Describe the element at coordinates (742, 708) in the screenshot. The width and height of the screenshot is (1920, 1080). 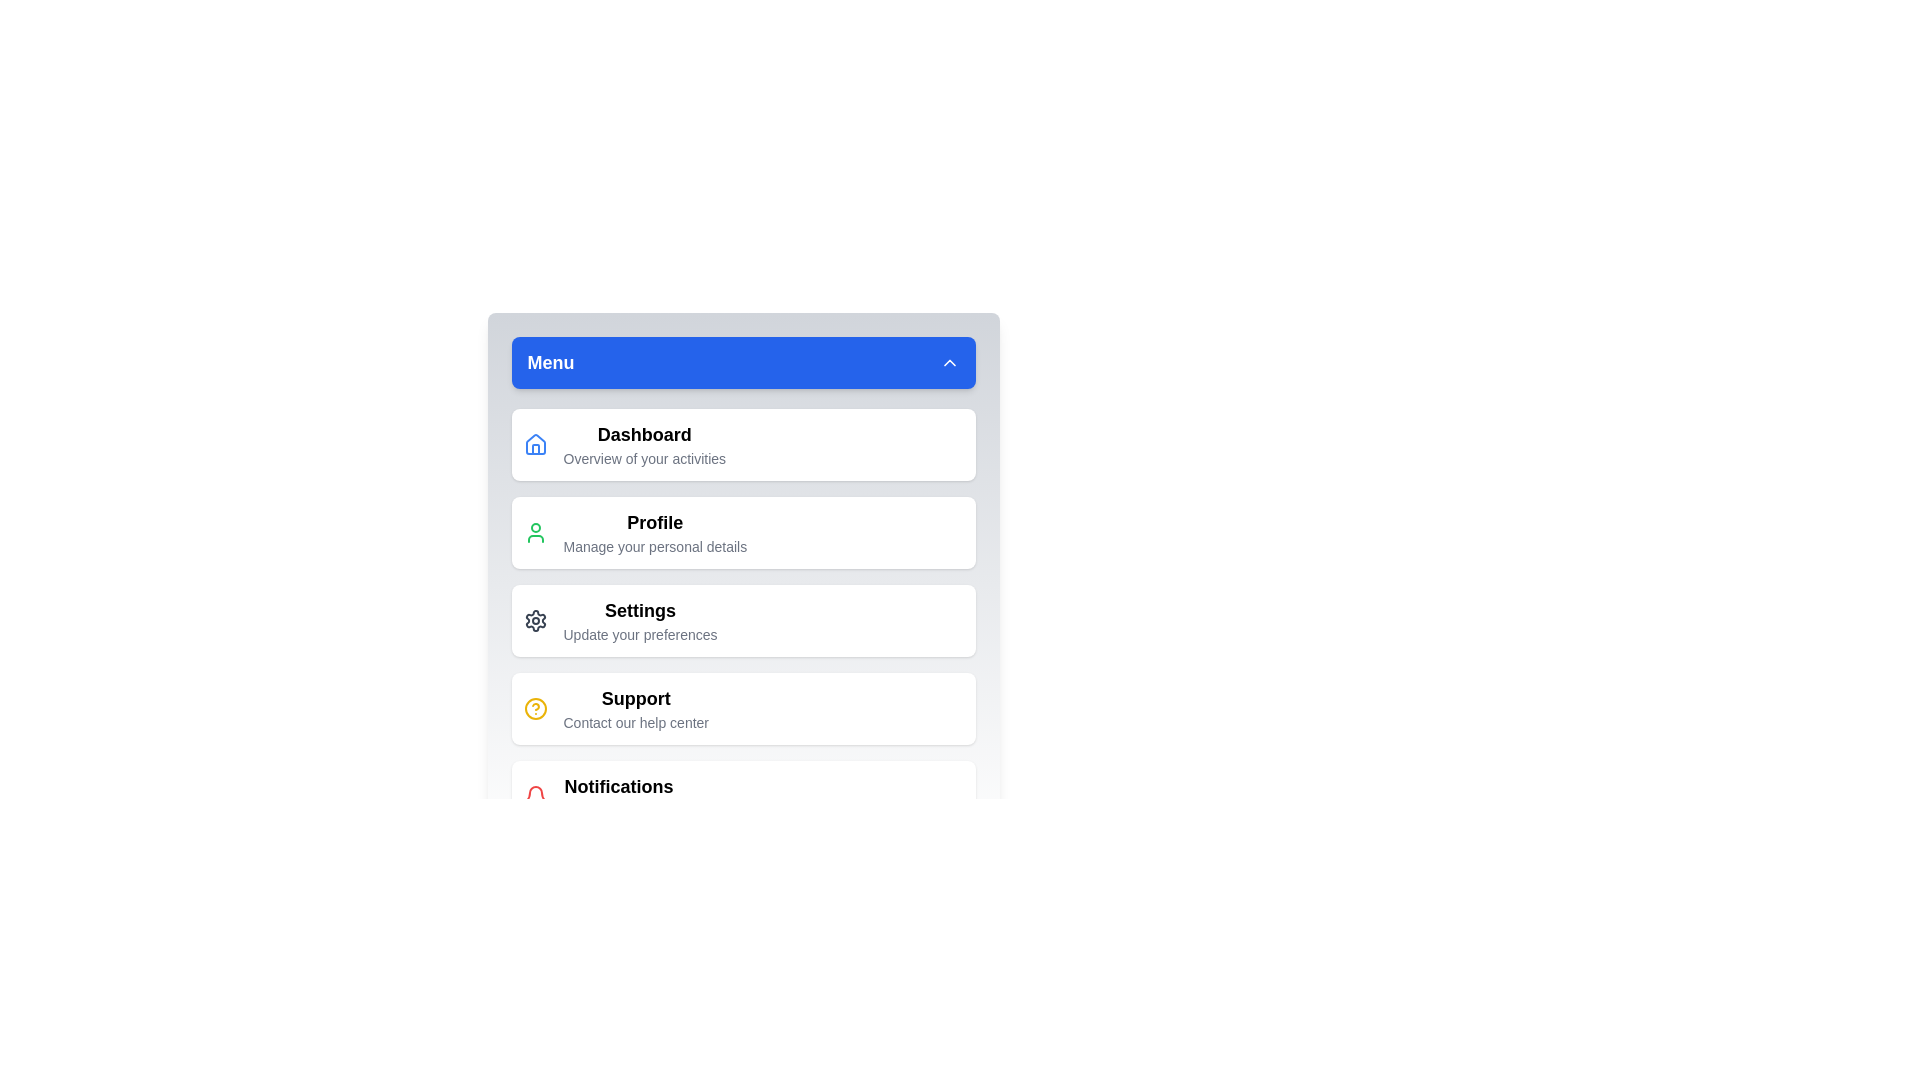
I see `the fourth menu item in the vertical menu list that provides access to the support or help center` at that location.